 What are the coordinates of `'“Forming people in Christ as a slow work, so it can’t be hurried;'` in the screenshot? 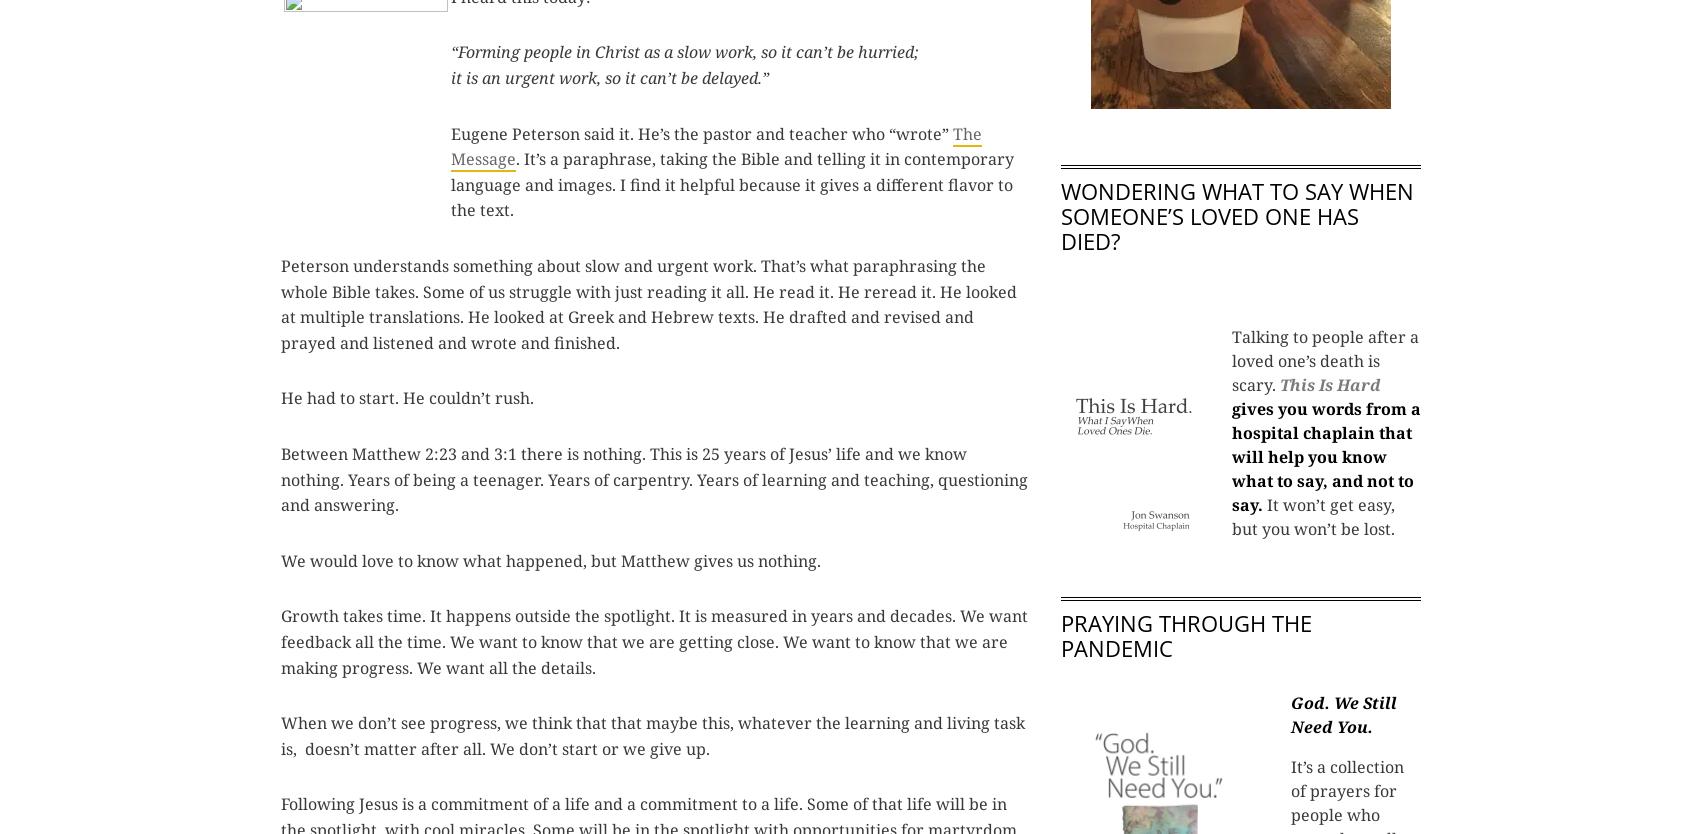 It's located at (450, 52).